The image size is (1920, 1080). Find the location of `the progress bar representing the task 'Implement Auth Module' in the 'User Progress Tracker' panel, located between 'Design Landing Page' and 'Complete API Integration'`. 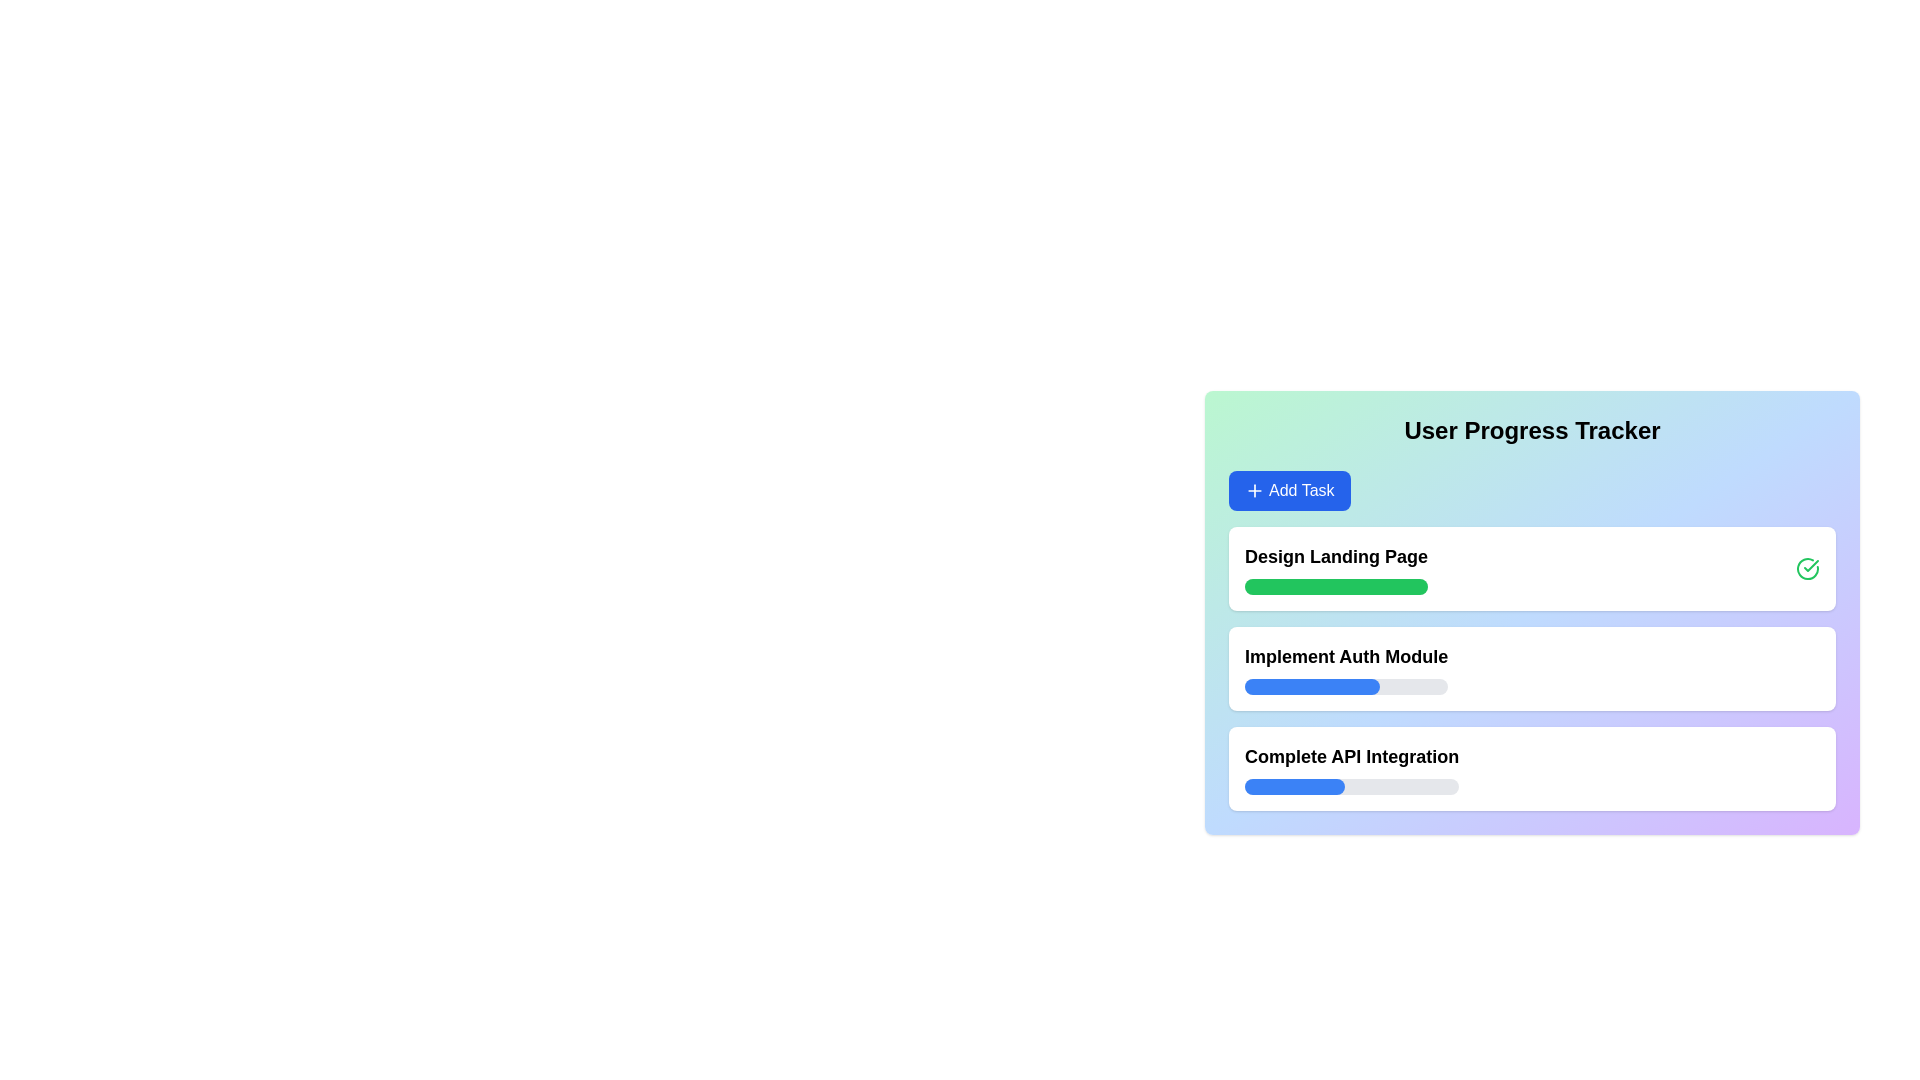

the progress bar representing the task 'Implement Auth Module' in the 'User Progress Tracker' panel, located between 'Design Landing Page' and 'Complete API Integration' is located at coordinates (1309, 685).